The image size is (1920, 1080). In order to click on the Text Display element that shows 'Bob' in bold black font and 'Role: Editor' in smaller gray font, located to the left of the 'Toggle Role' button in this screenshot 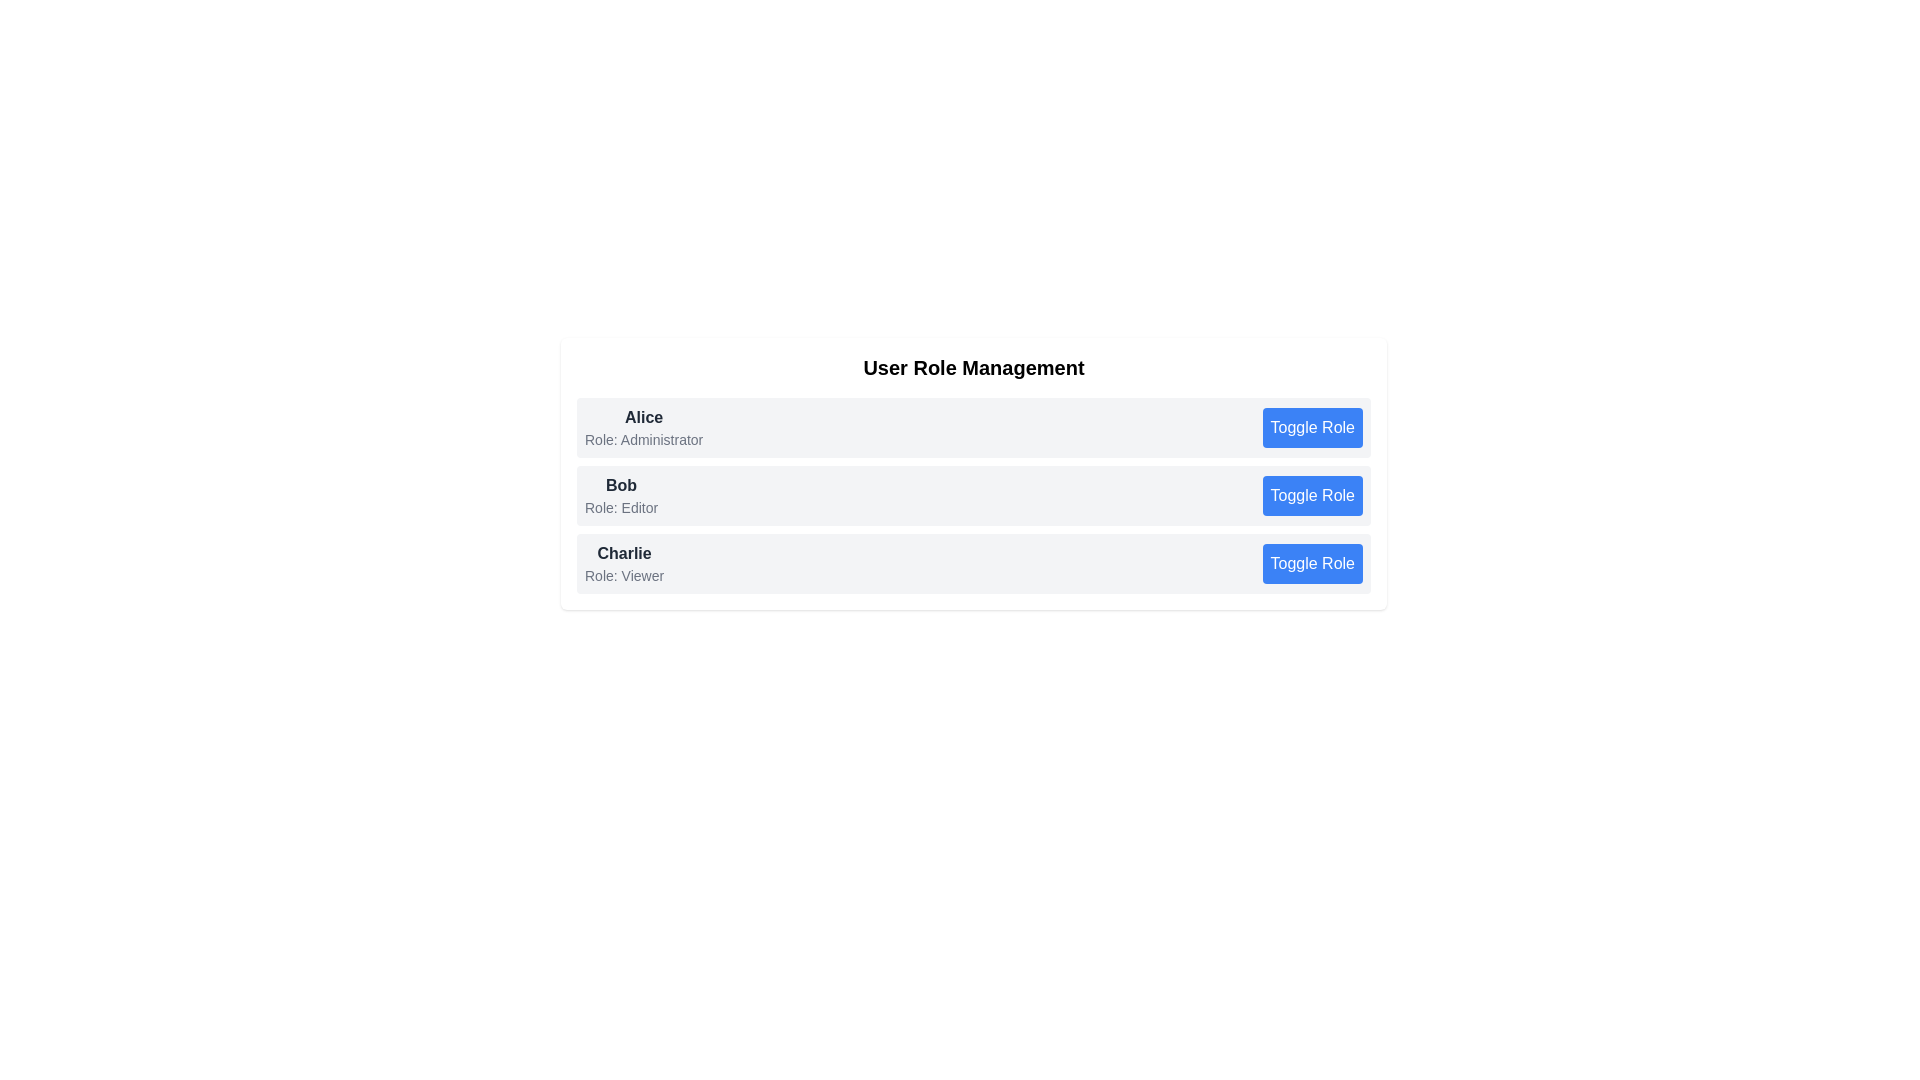, I will do `click(620, 495)`.